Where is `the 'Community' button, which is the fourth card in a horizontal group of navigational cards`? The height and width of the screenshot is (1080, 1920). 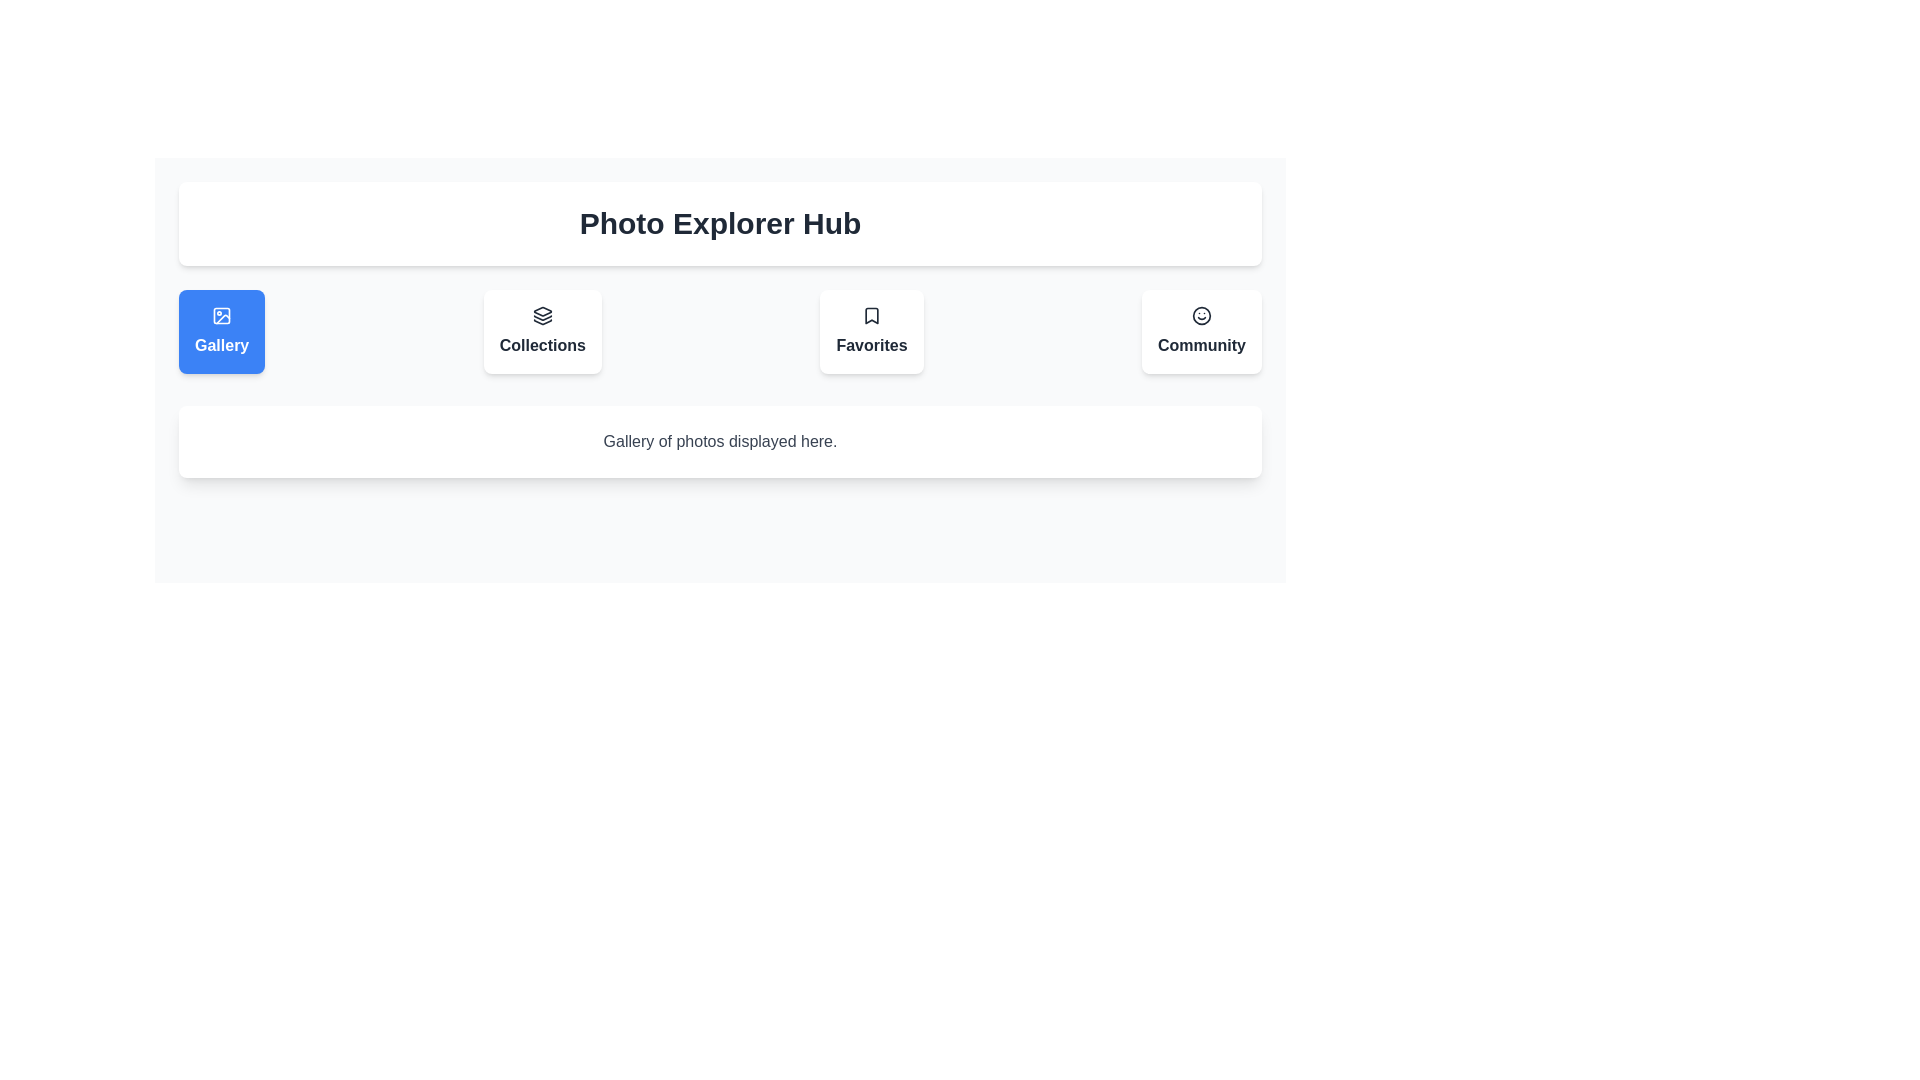
the 'Community' button, which is the fourth card in a horizontal group of navigational cards is located at coordinates (1200, 330).